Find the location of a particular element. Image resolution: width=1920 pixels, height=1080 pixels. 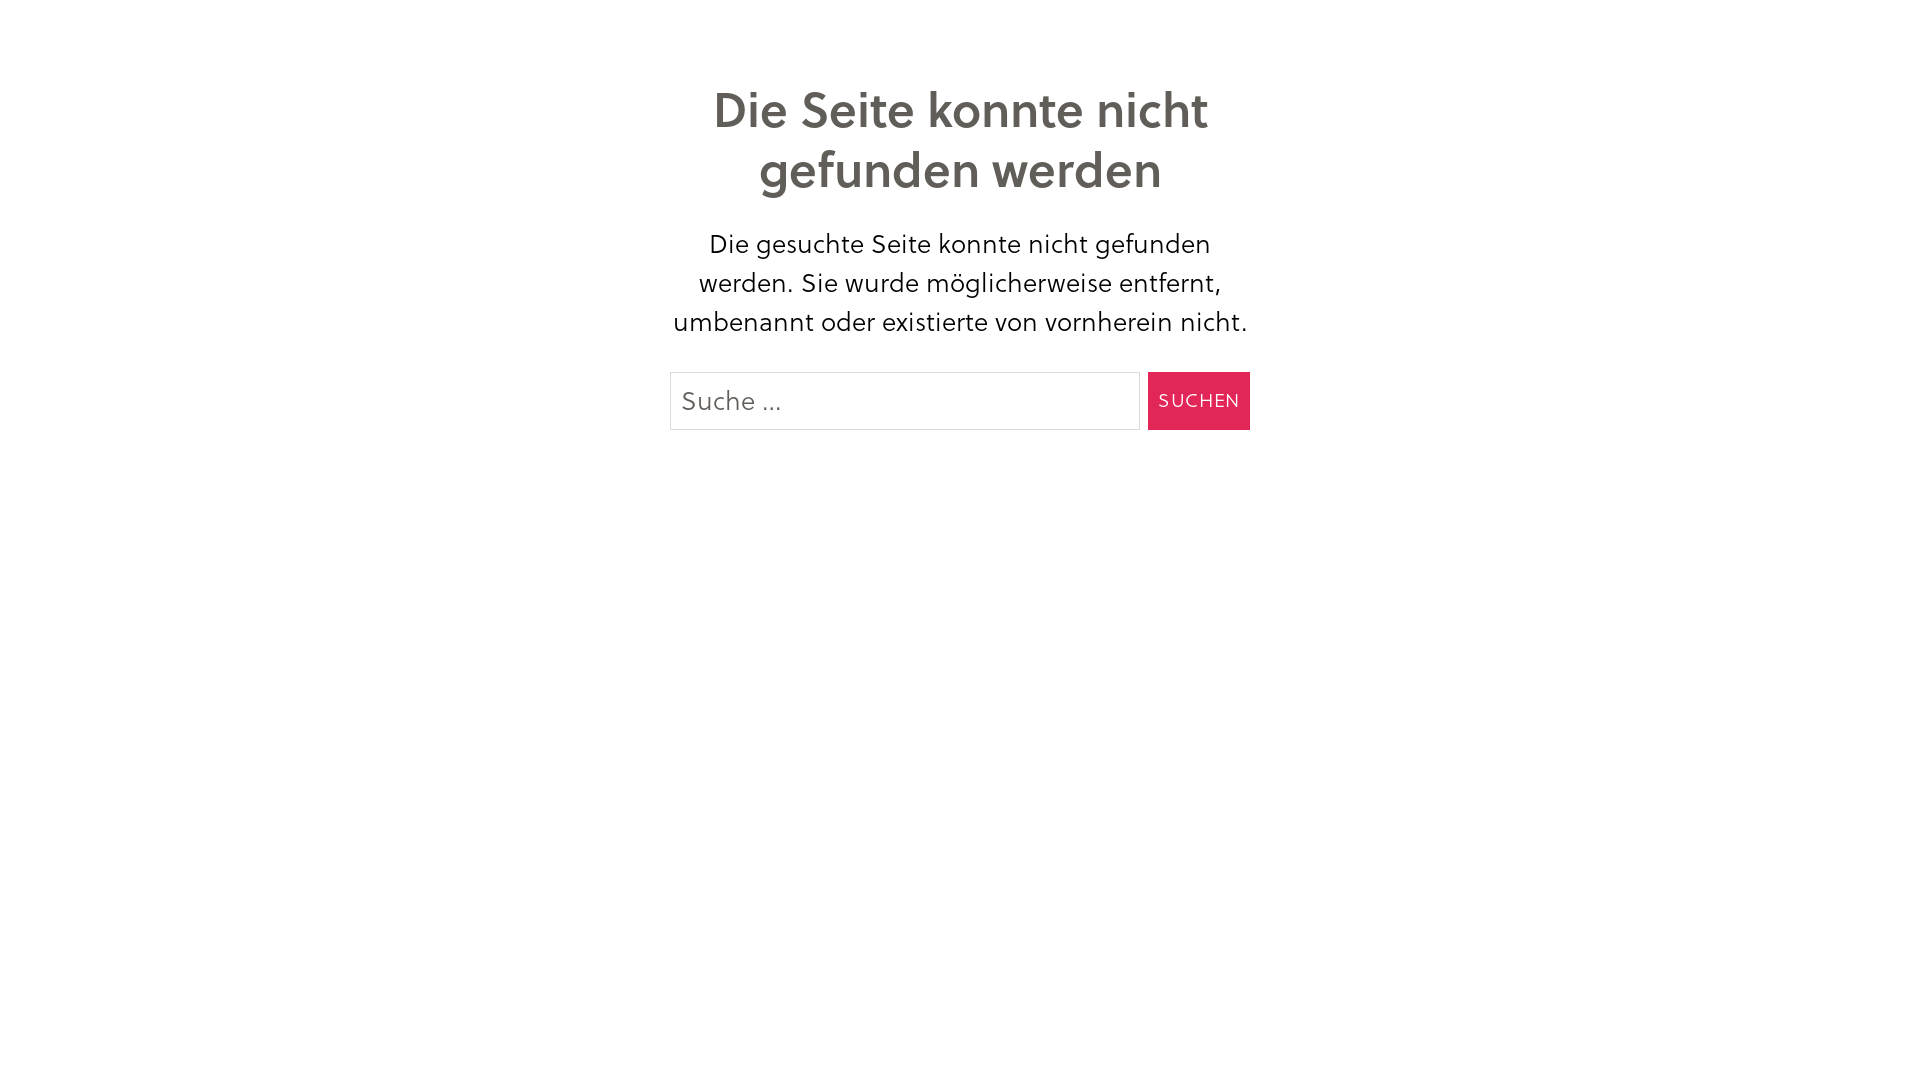

'Suchen' is located at coordinates (1199, 401).